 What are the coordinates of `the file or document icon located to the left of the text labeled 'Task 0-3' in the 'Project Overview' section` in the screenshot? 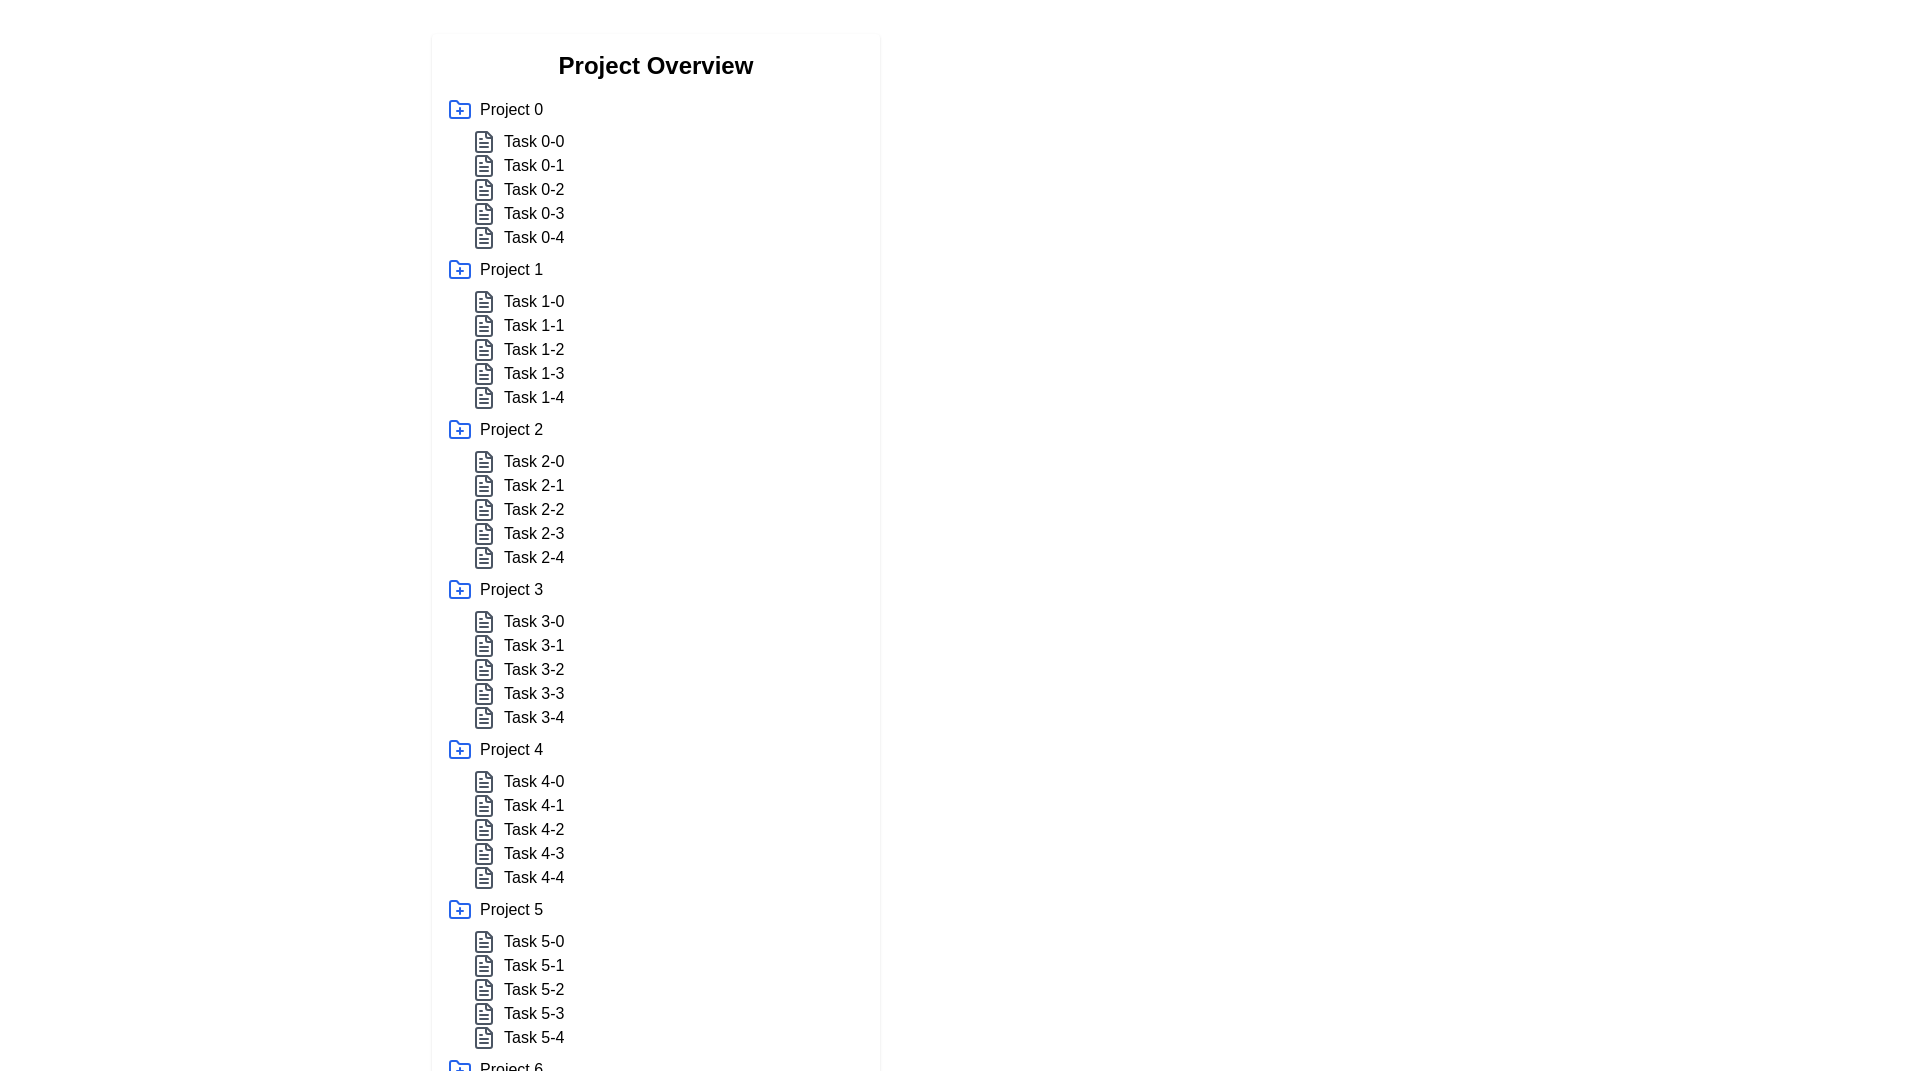 It's located at (484, 213).